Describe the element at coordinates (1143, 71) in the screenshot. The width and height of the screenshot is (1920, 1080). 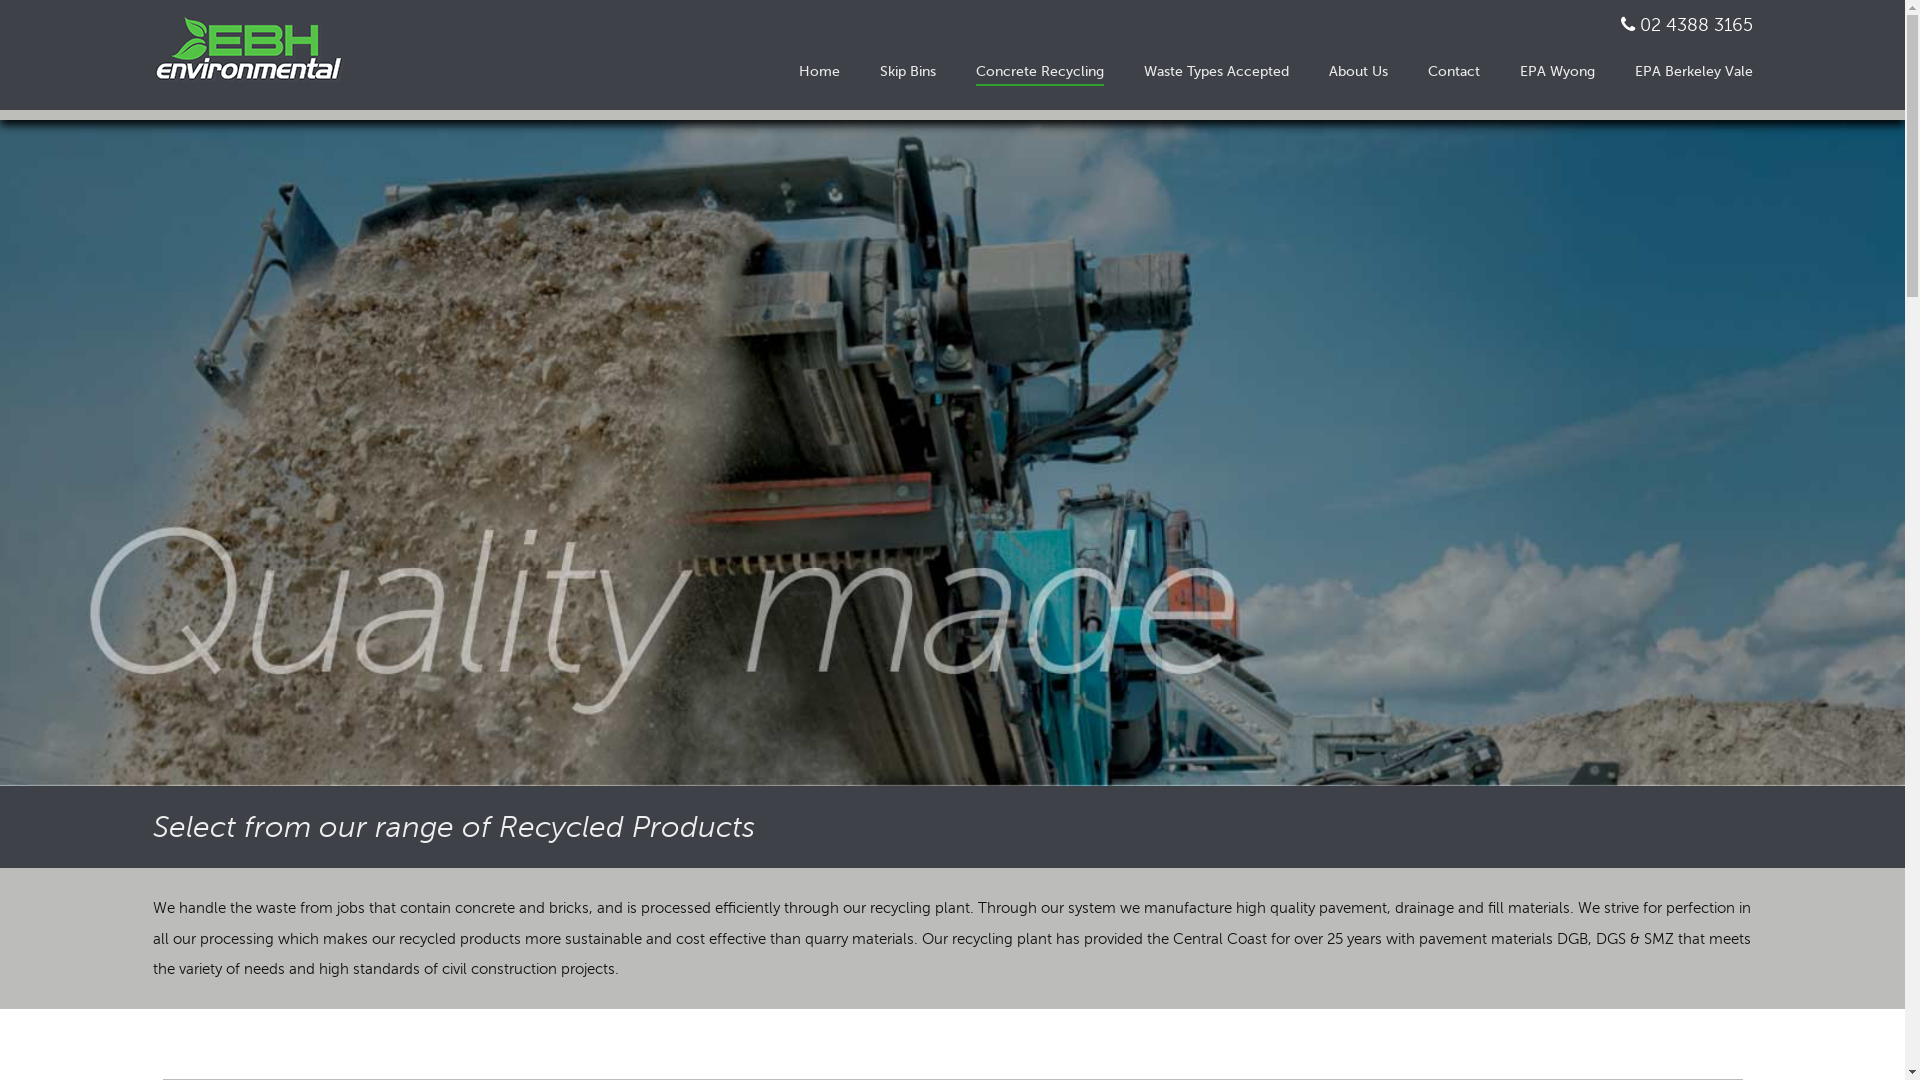
I see `'Waste Types Accepted'` at that location.